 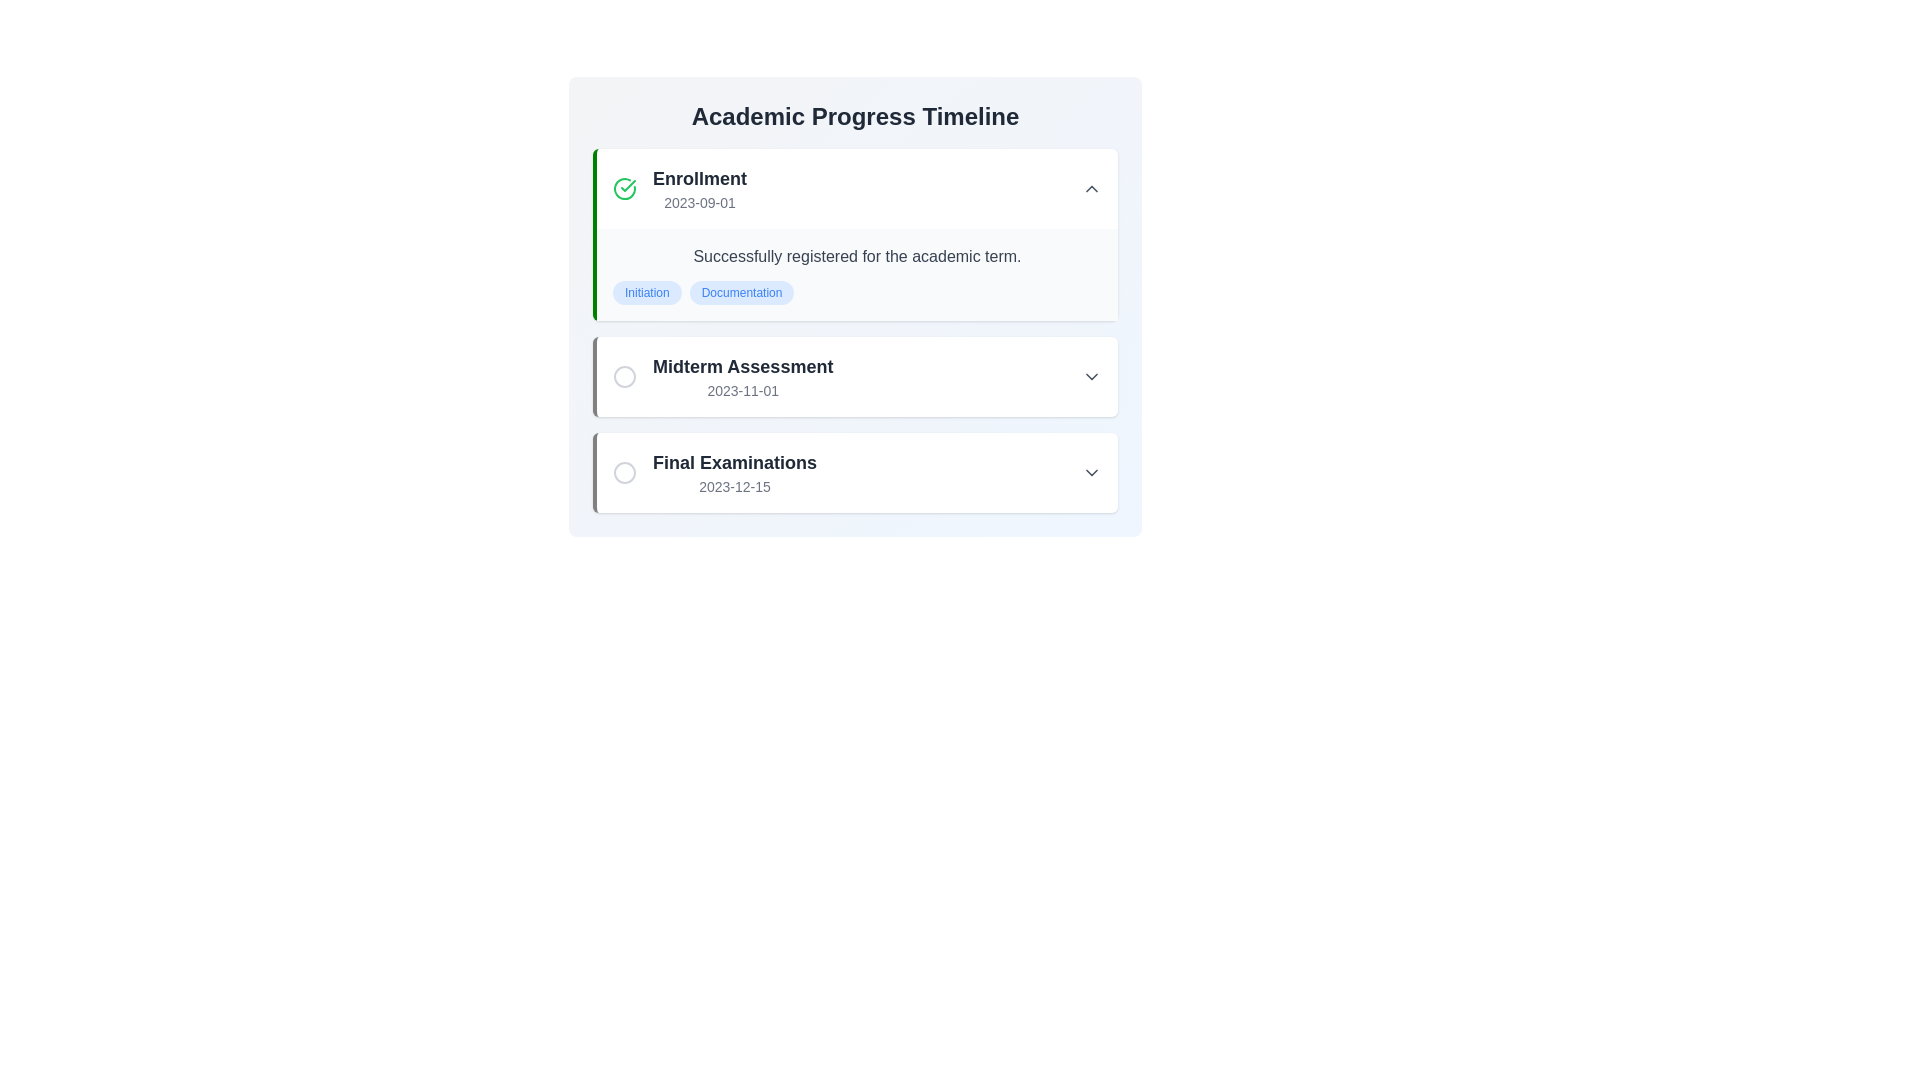 What do you see at coordinates (733, 462) in the screenshot?
I see `text from the bold and larger font label displaying 'Final Examinations', which is part of a timeline interface positioned above a date label` at bounding box center [733, 462].